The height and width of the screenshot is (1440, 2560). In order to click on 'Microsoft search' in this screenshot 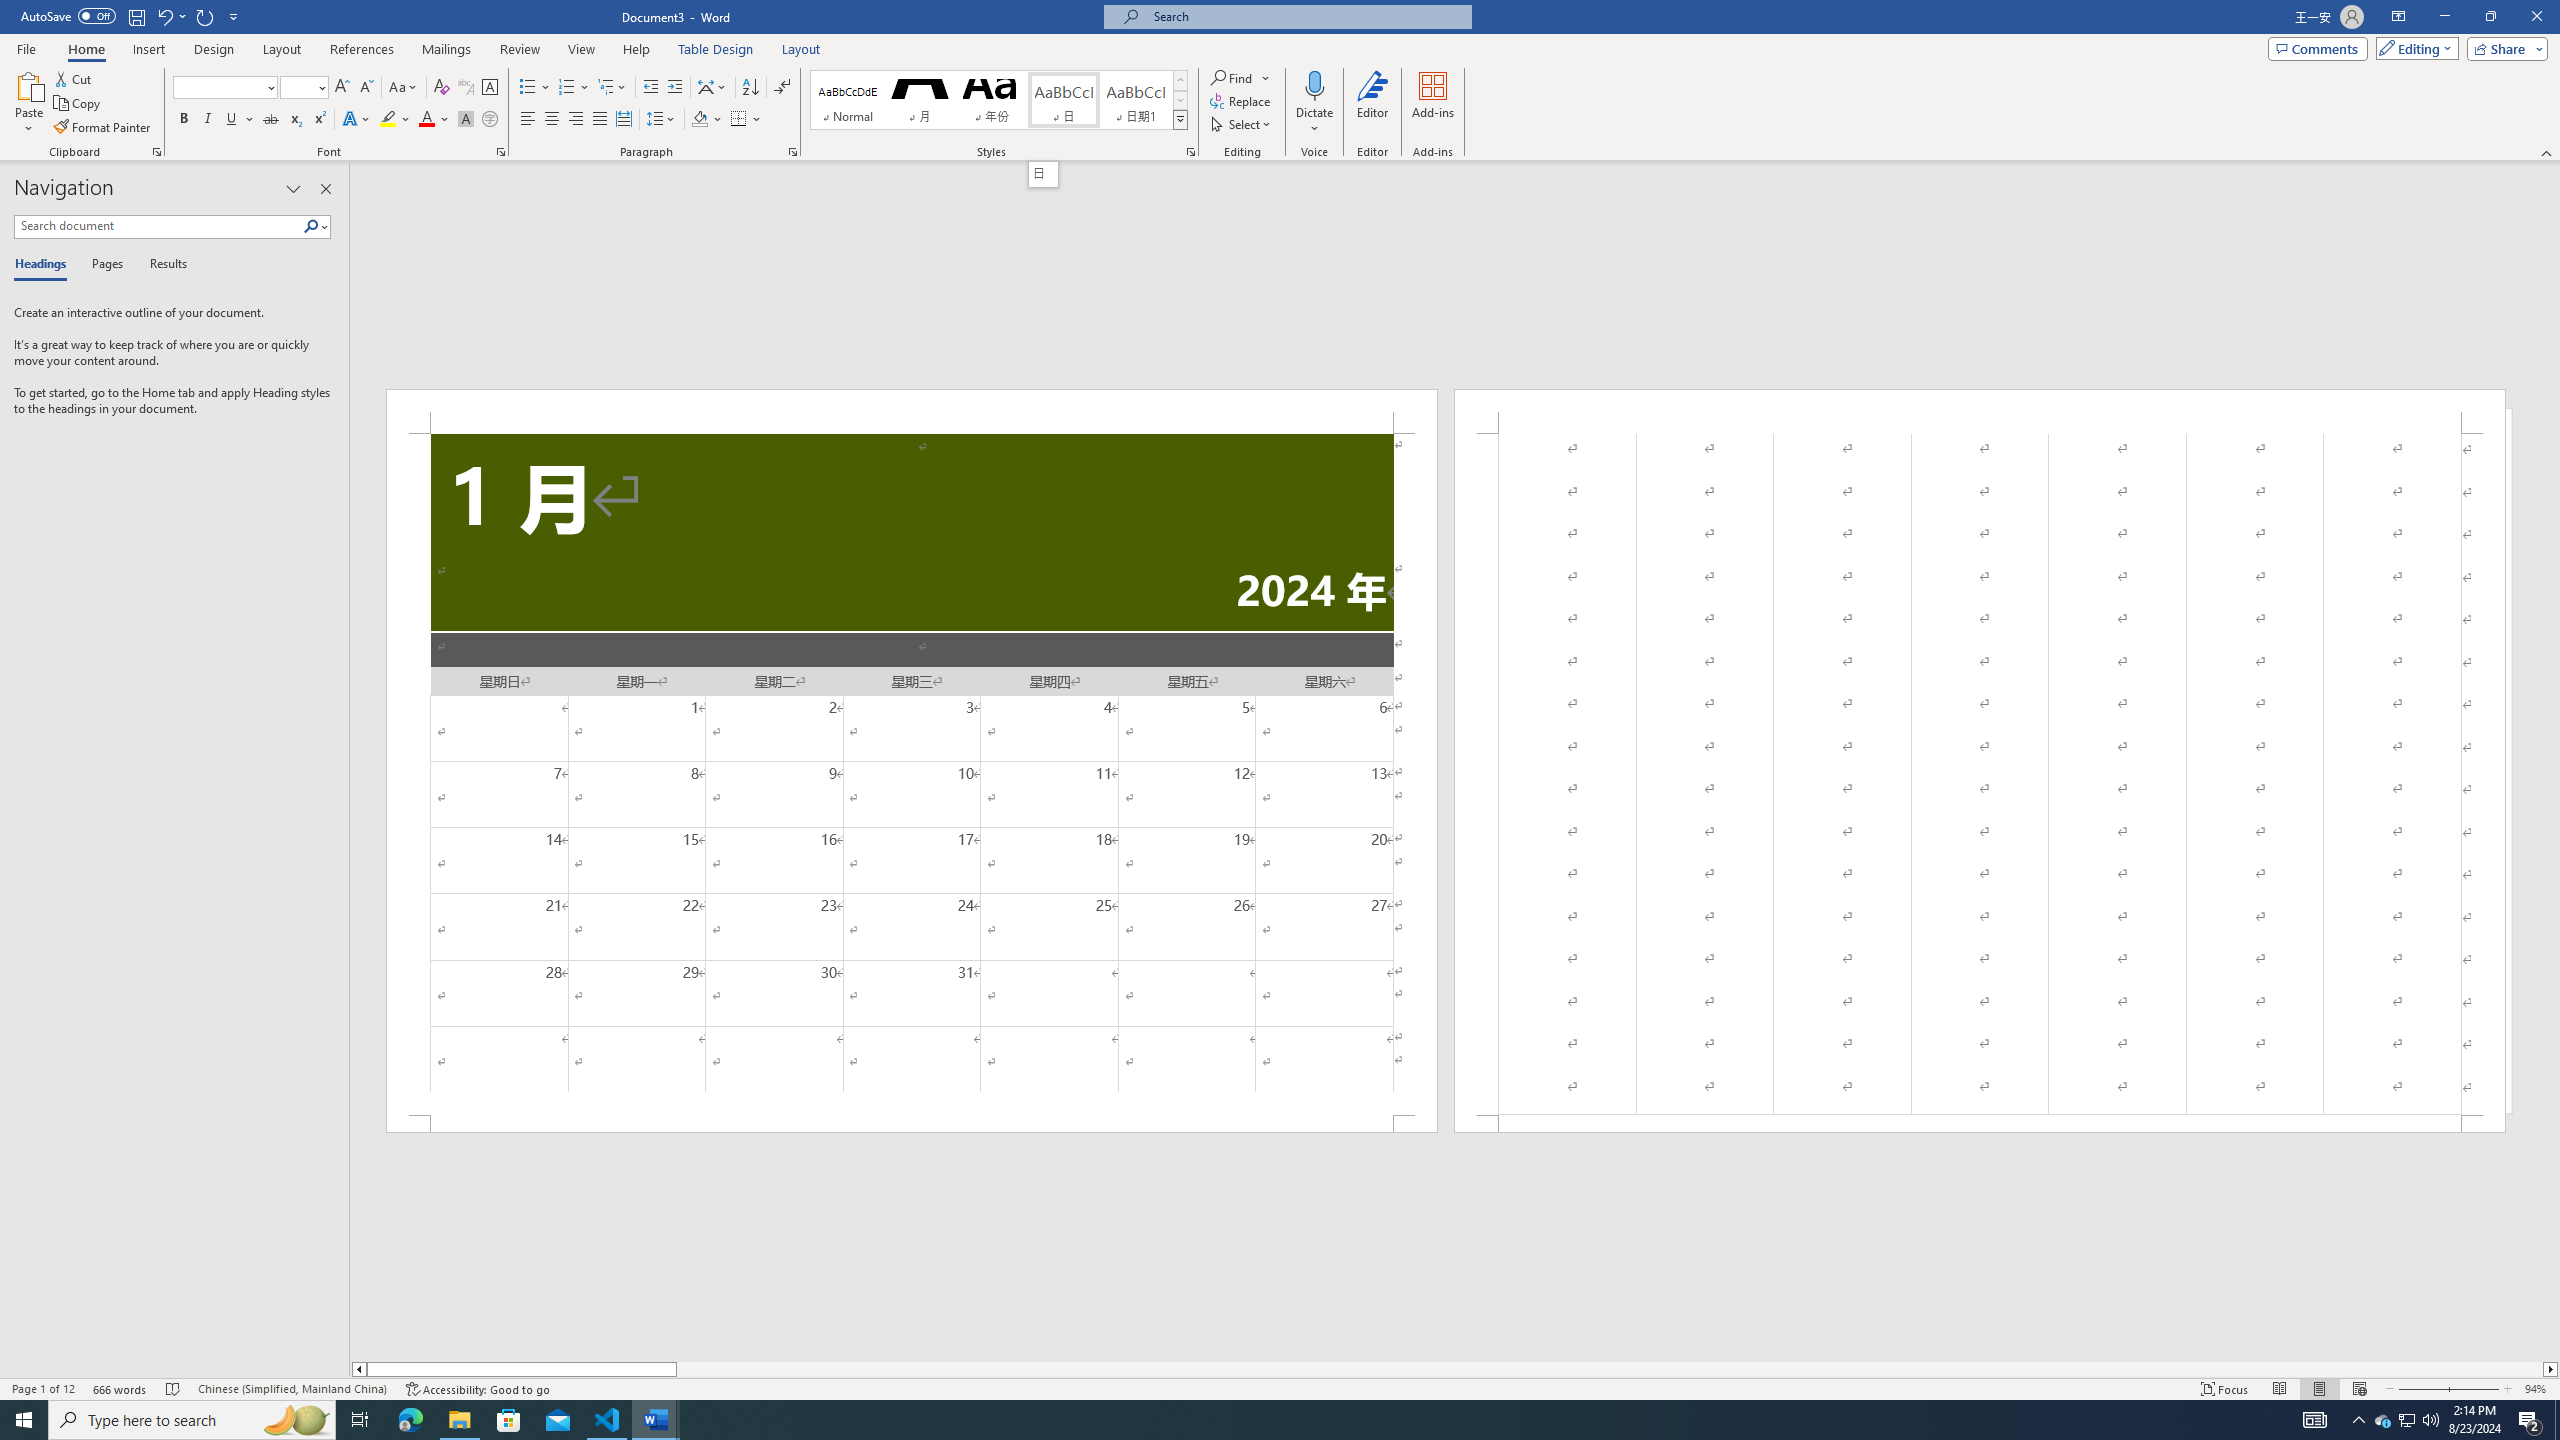, I will do `click(1304, 16)`.